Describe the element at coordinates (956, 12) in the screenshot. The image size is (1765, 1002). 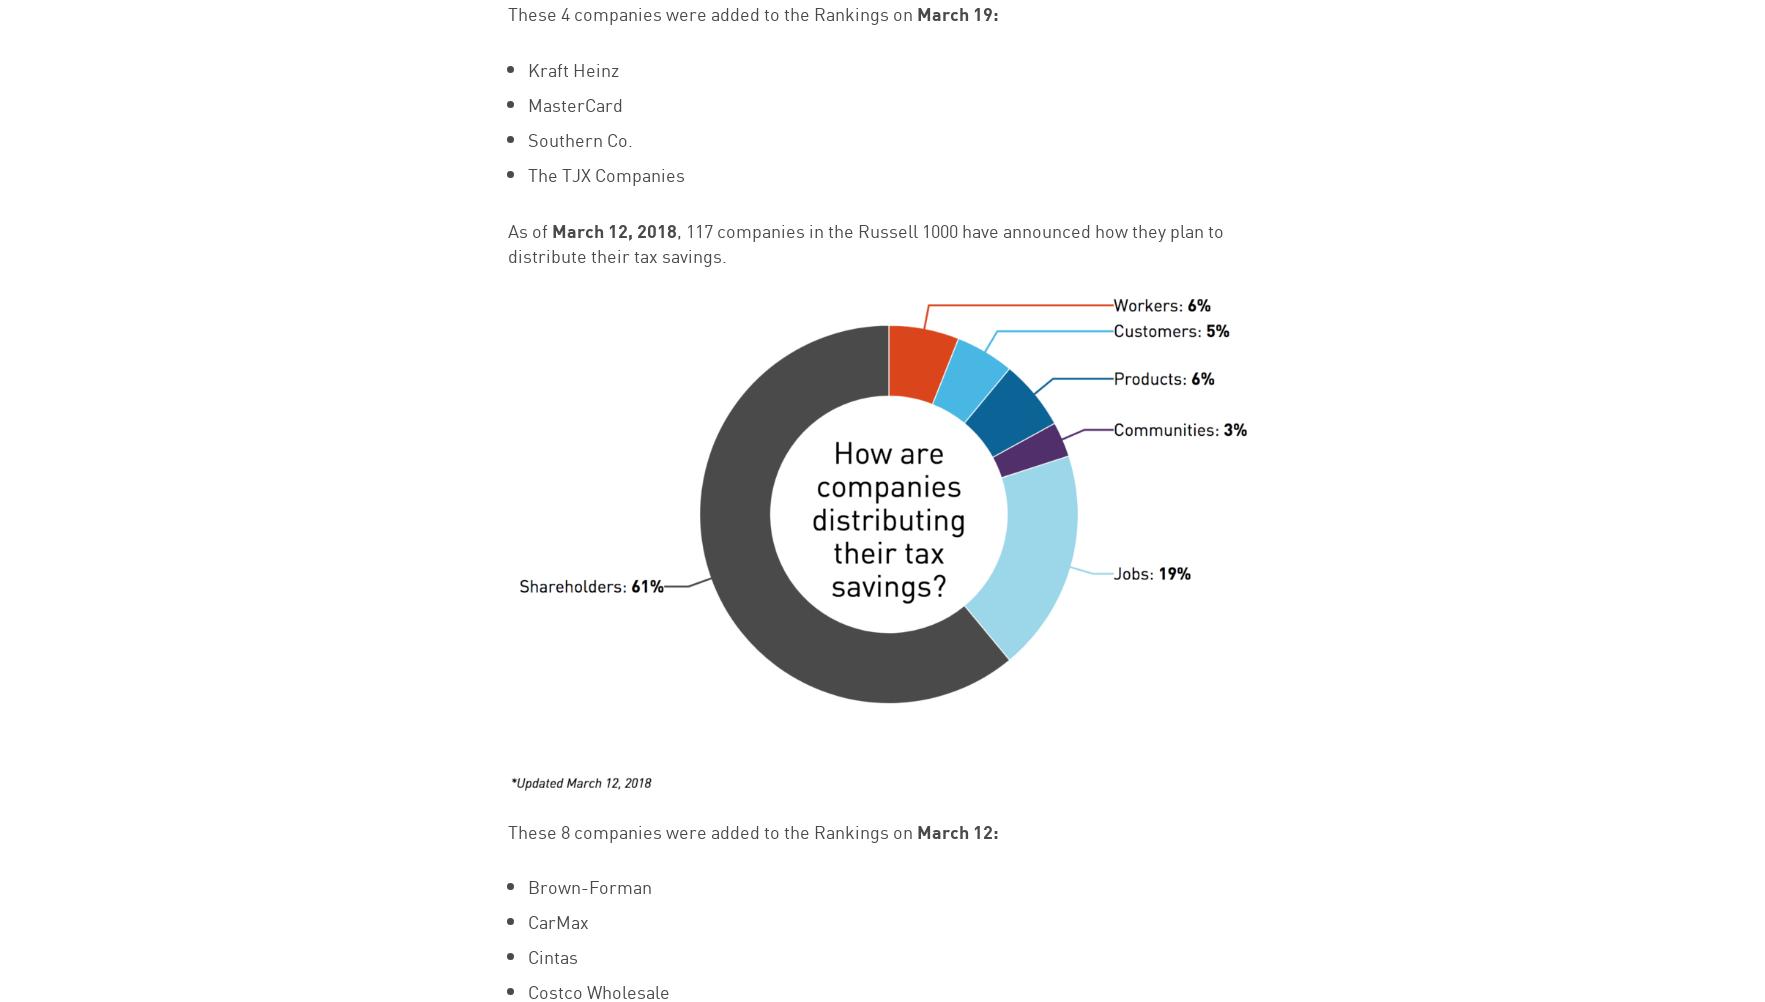
I see `'March 19:'` at that location.